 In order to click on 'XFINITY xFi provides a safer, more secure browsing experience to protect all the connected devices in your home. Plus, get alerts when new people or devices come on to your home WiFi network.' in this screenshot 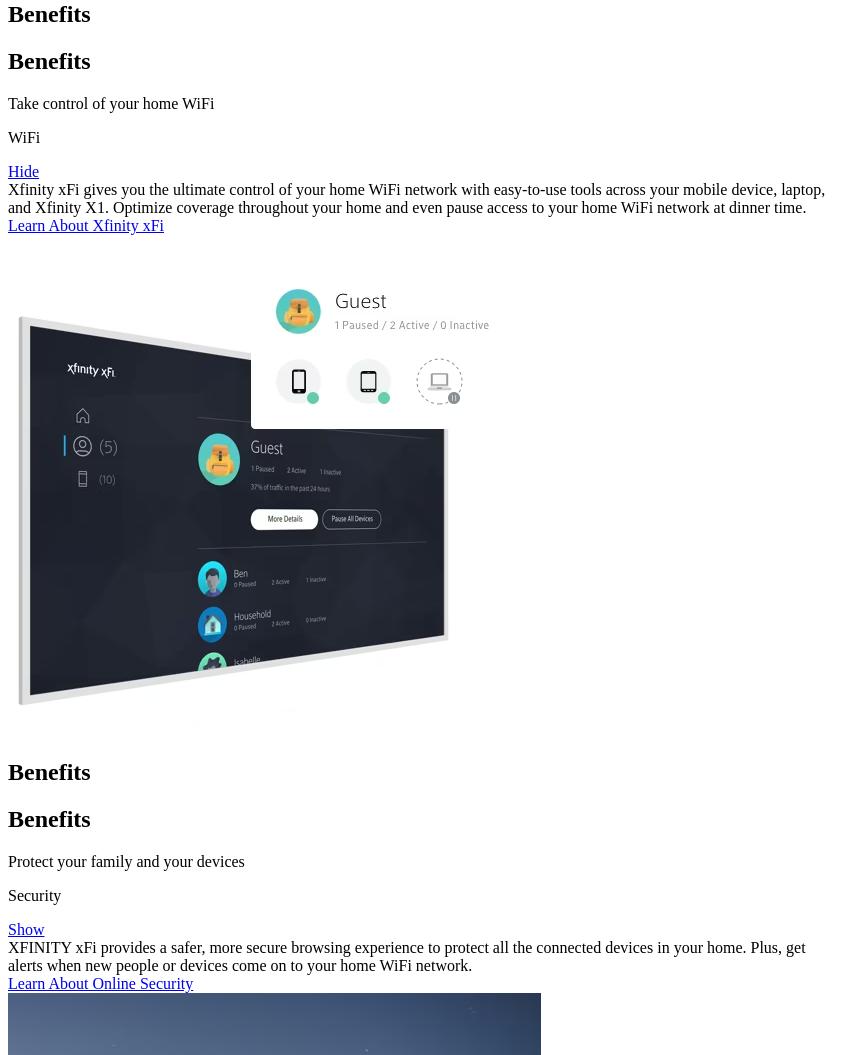, I will do `click(6, 955)`.